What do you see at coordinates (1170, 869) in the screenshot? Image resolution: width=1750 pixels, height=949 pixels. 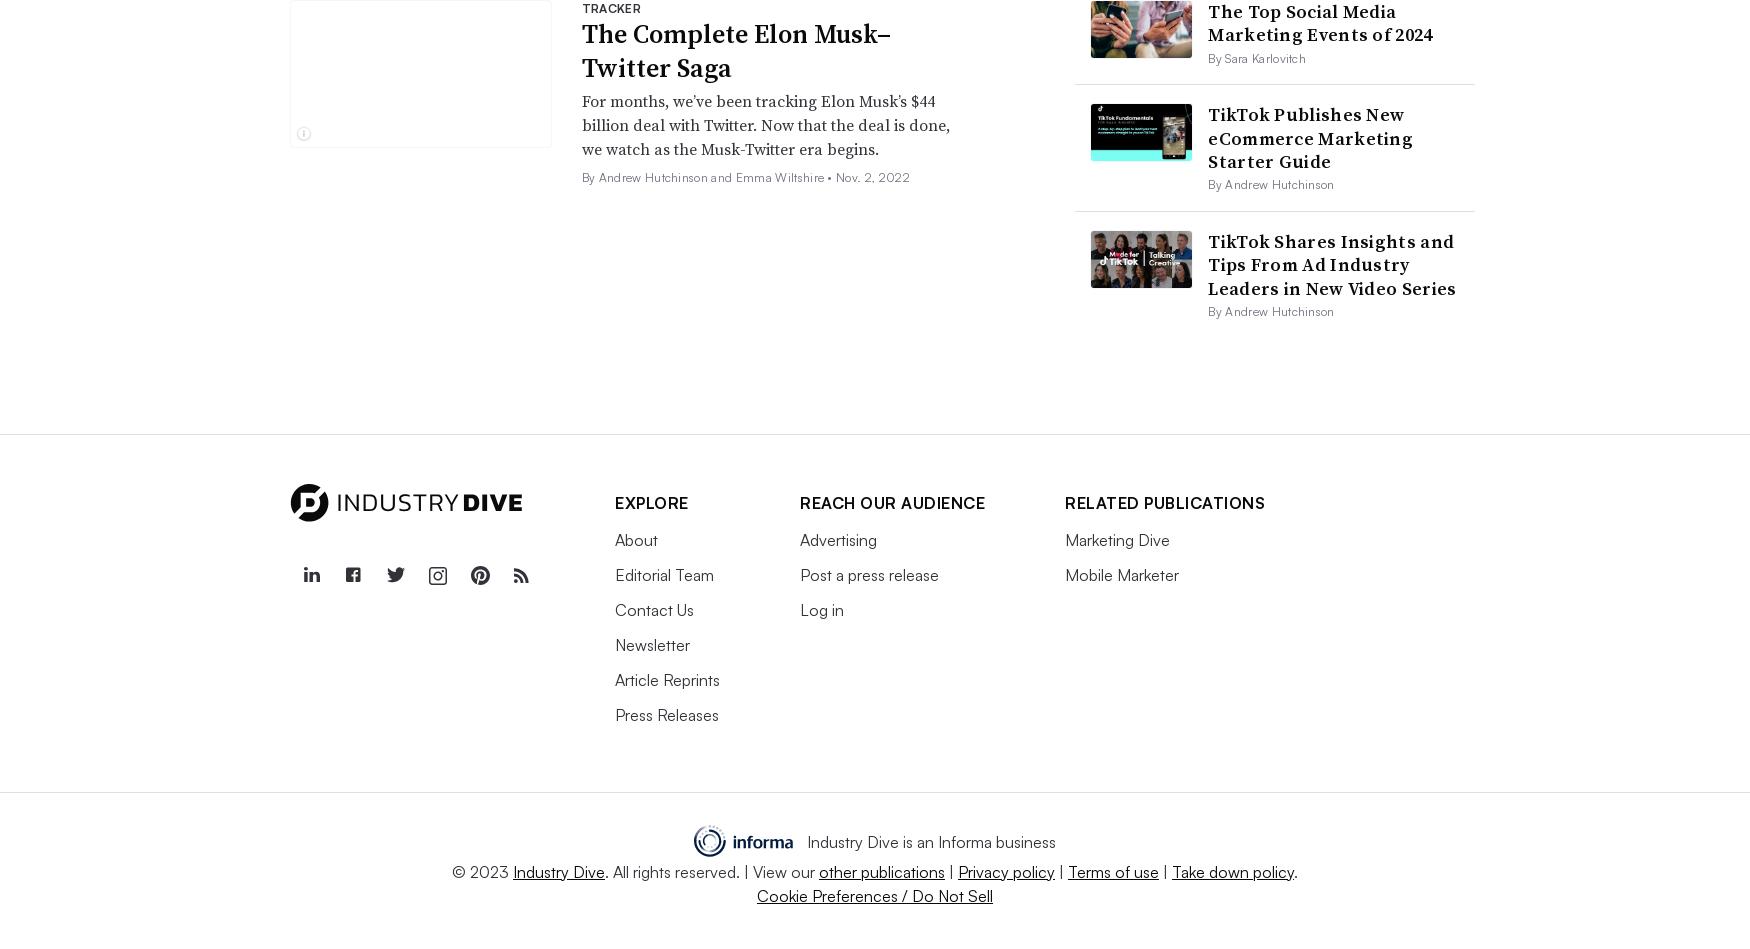 I see `'Take down policy'` at bounding box center [1170, 869].